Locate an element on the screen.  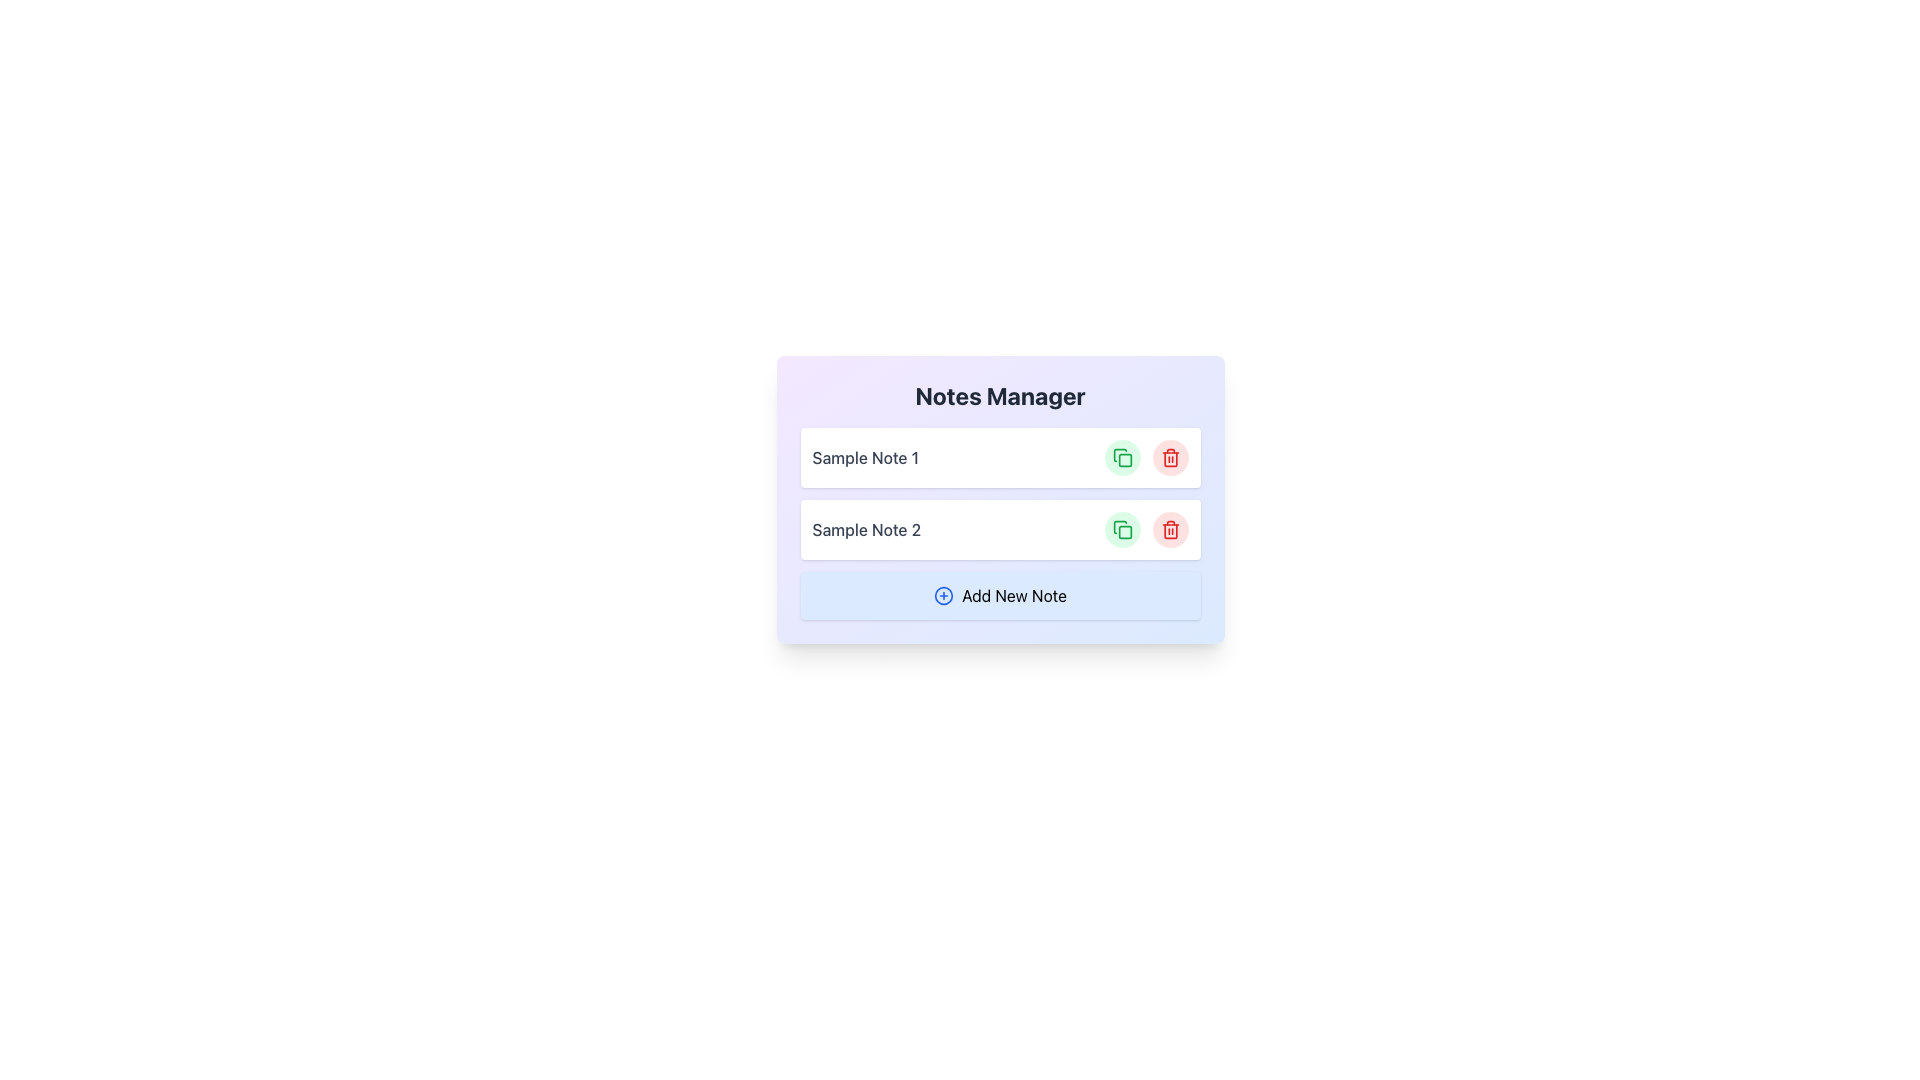
the green circular button to the right of 'Sample Note 2' is located at coordinates (1122, 458).